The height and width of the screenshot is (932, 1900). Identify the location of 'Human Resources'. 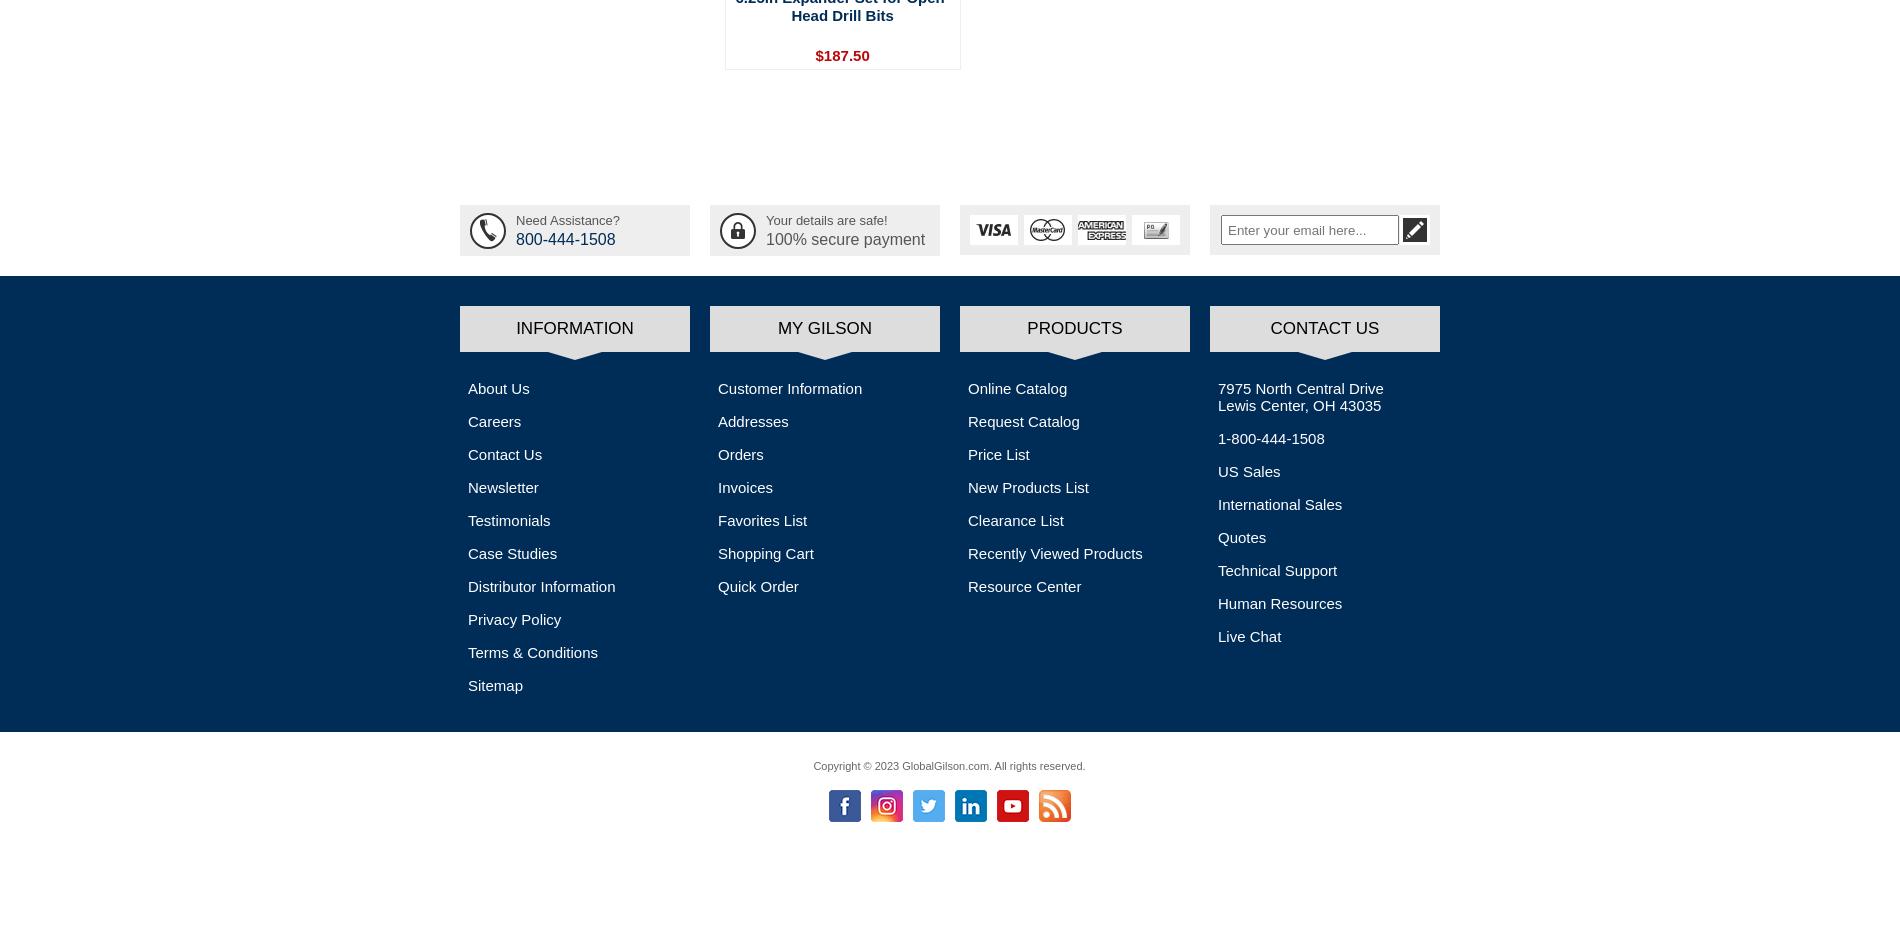
(1279, 601).